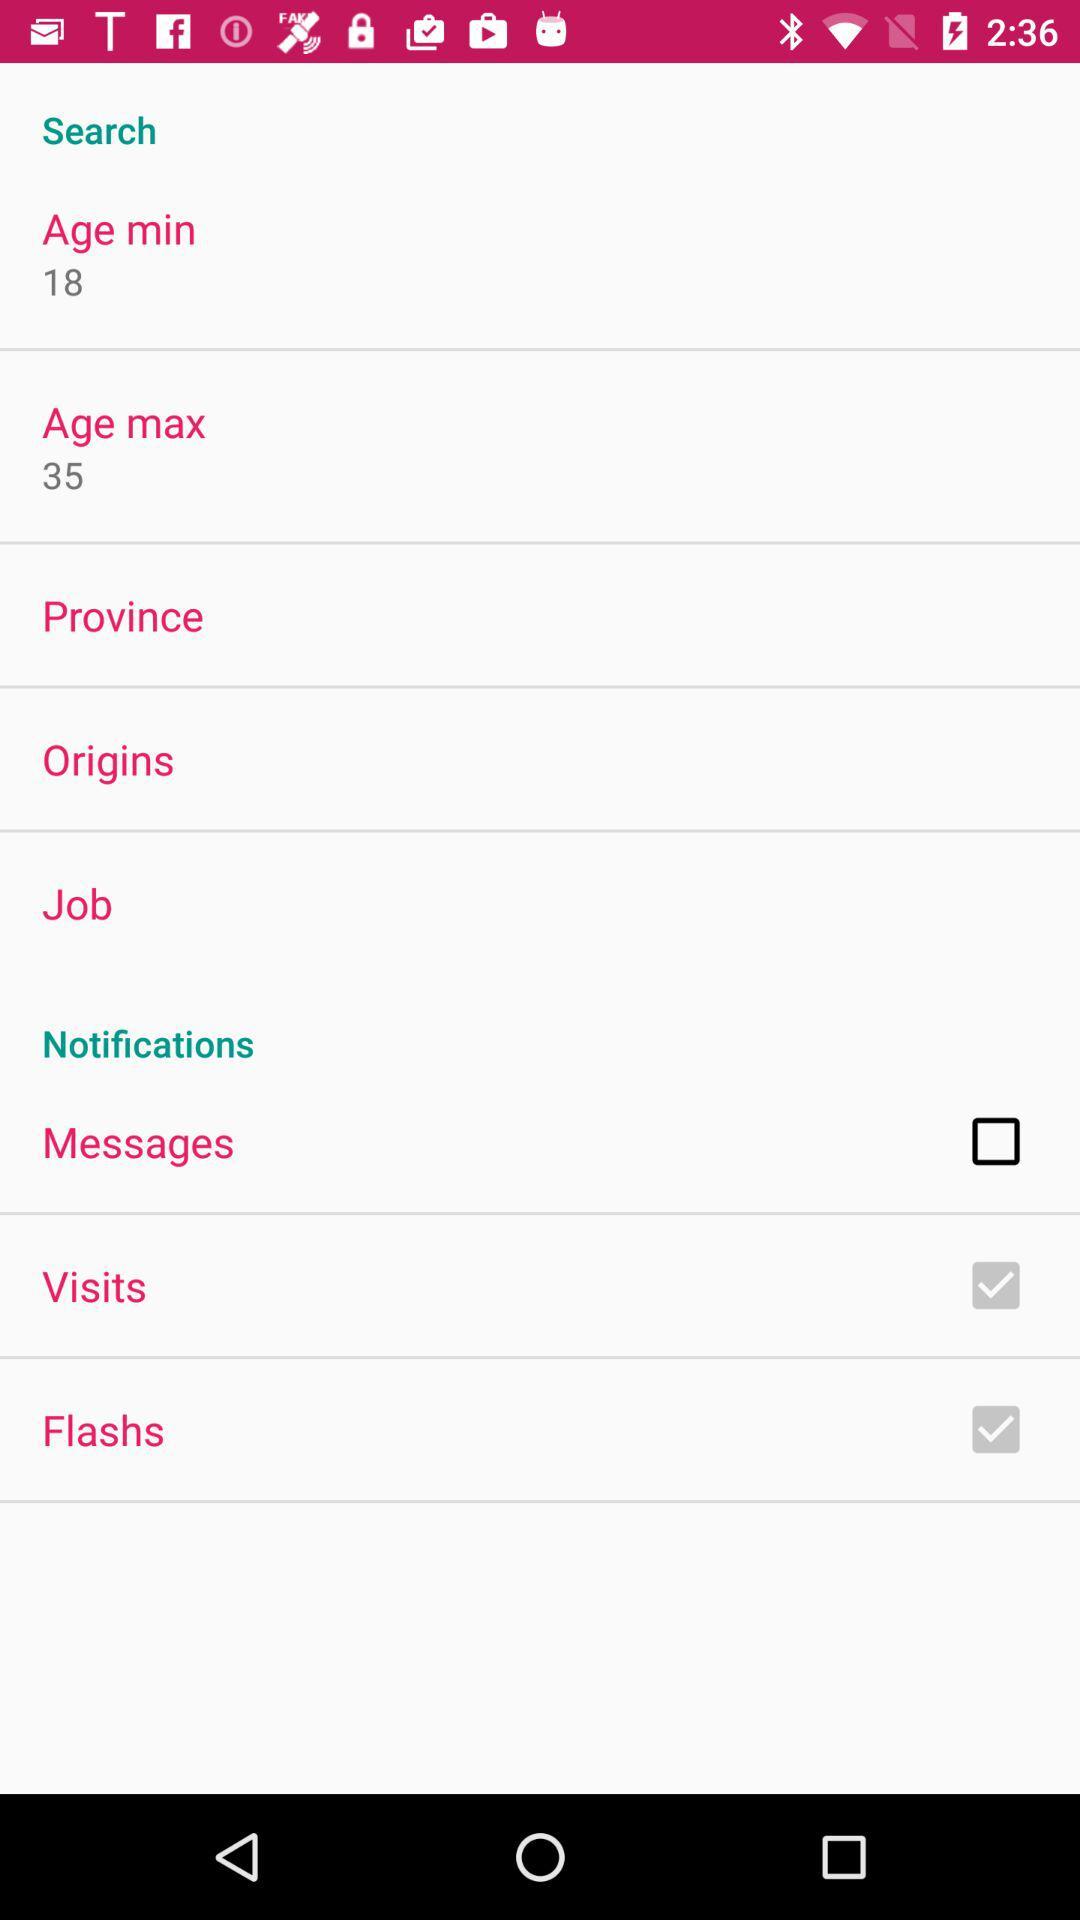 The height and width of the screenshot is (1920, 1080). I want to click on the 35 icon, so click(61, 473).